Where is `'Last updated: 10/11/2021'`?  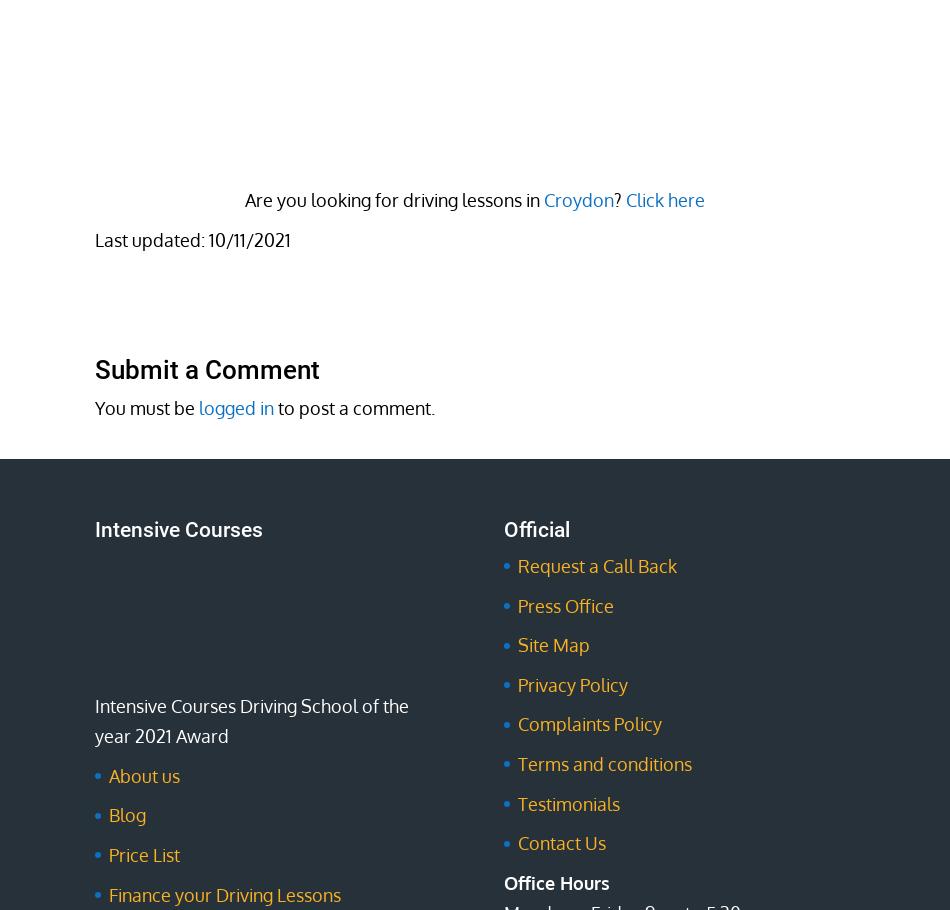
'Last updated: 10/11/2021' is located at coordinates (193, 239).